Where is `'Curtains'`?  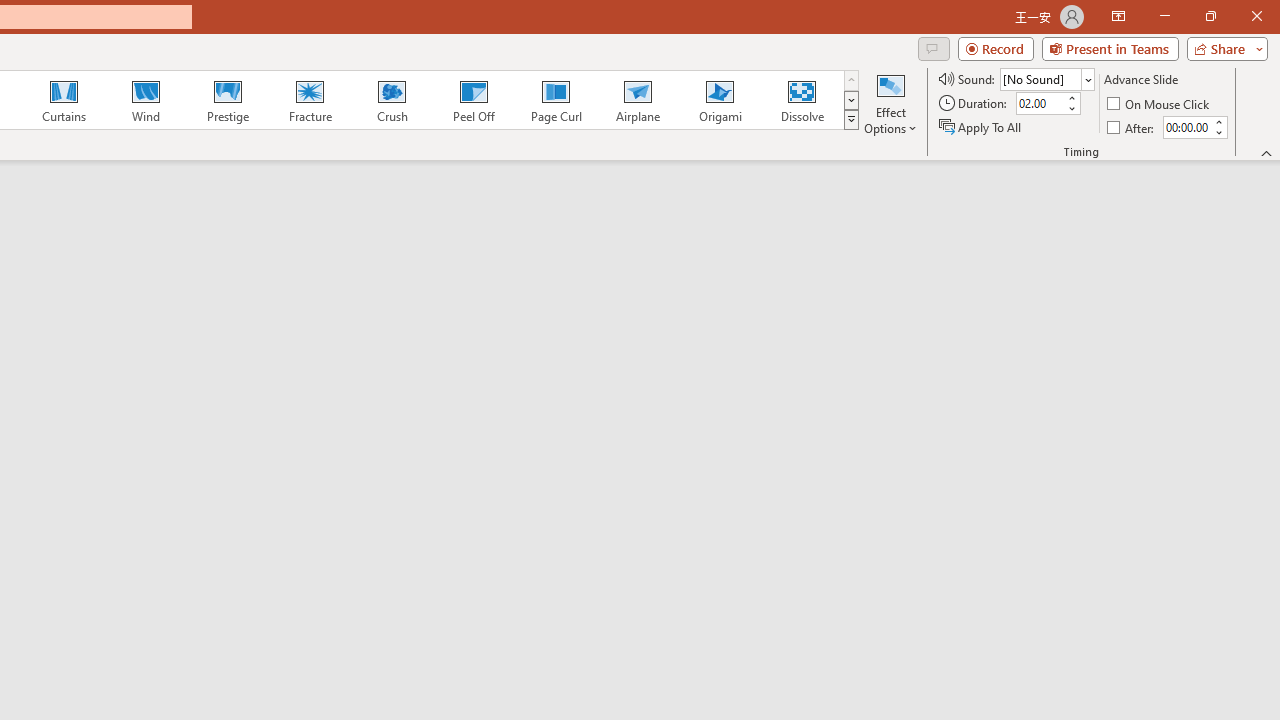 'Curtains' is located at coordinates (64, 100).